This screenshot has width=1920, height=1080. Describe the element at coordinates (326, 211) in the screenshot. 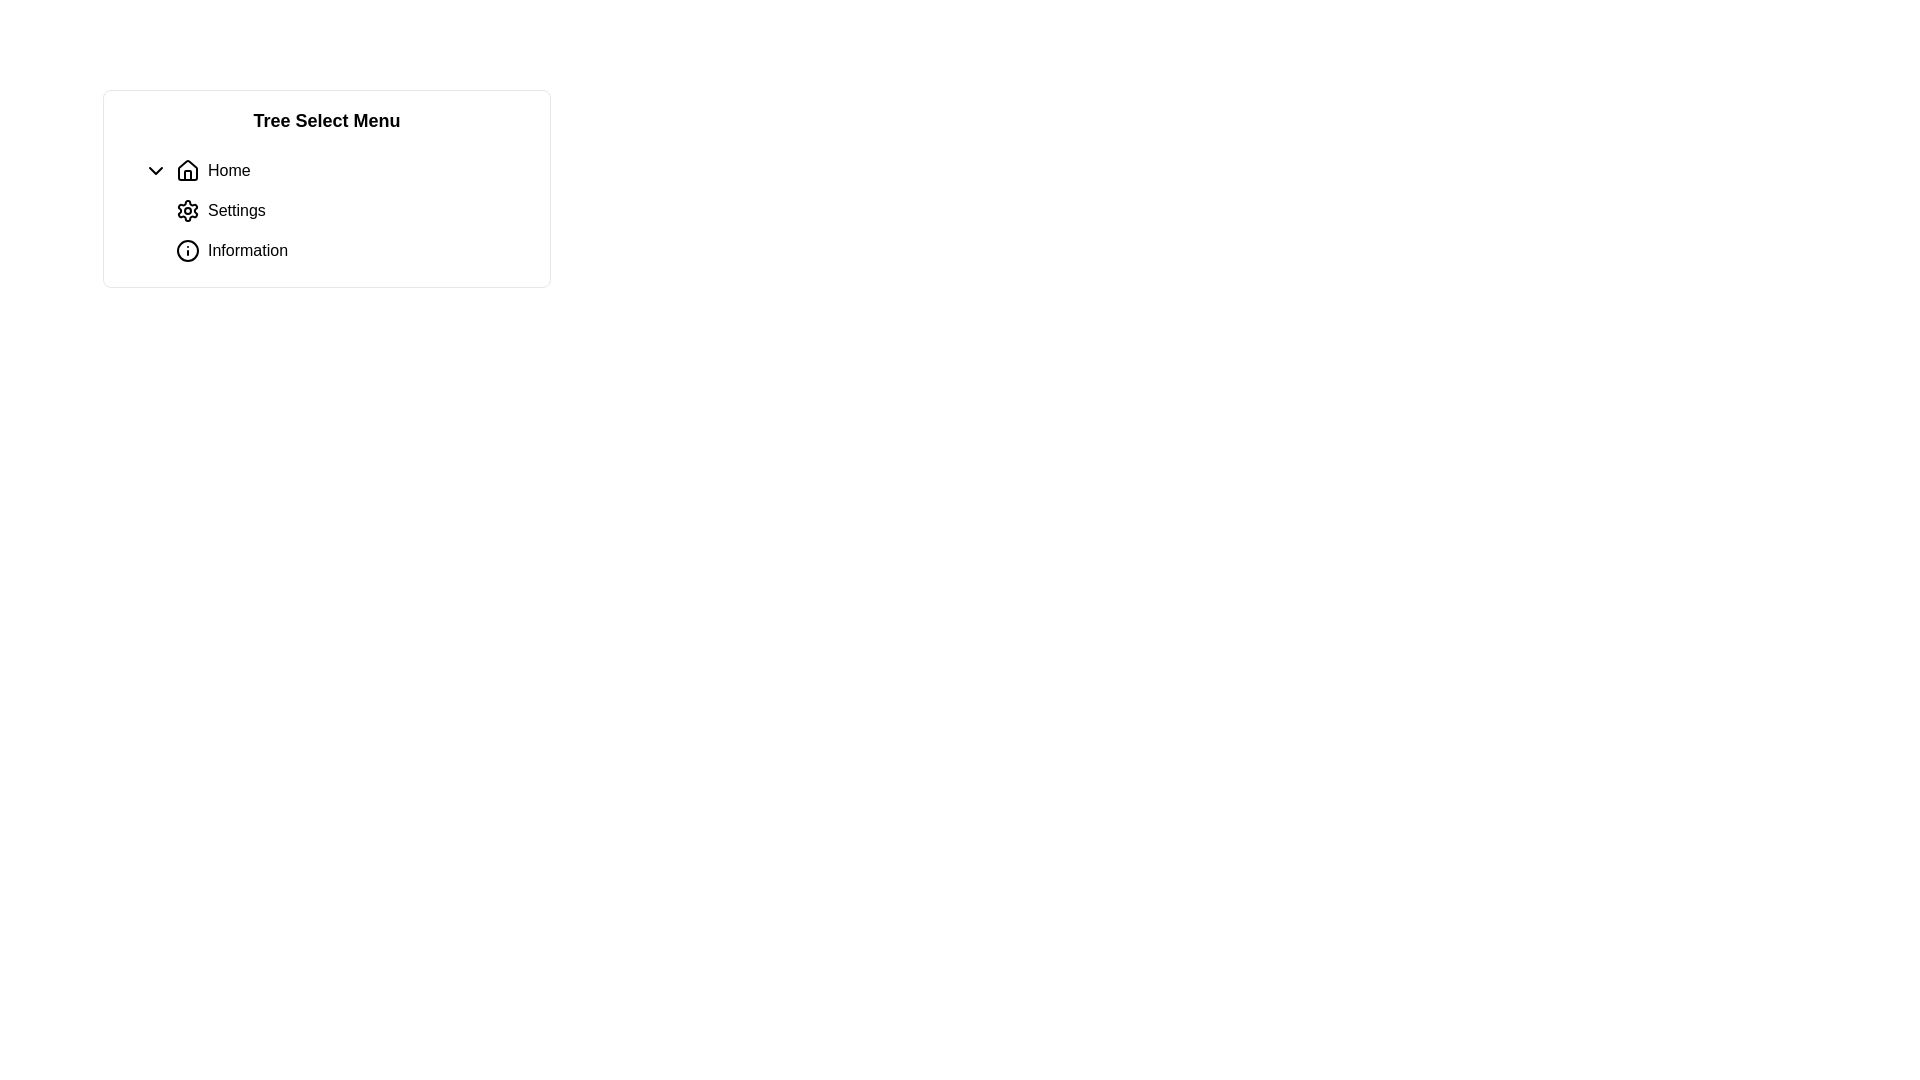

I see `the 'Settings' menu item within the 'Tree Select Menu' component` at that location.